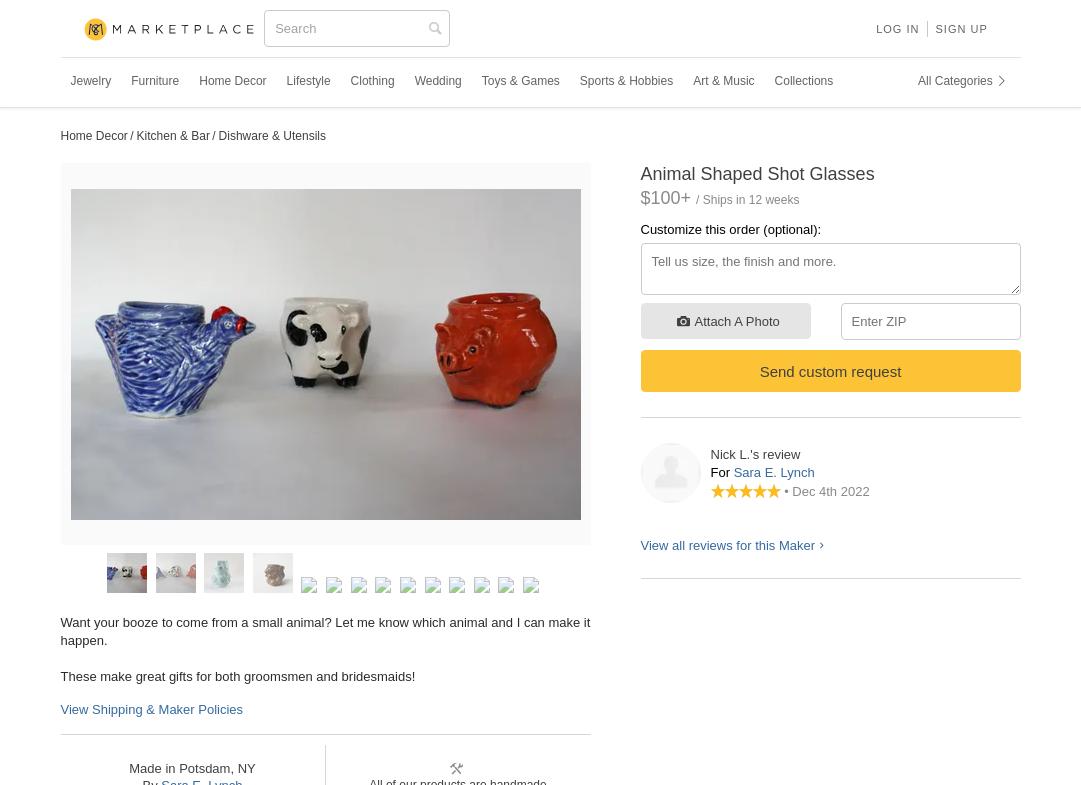  What do you see at coordinates (829, 370) in the screenshot?
I see `'Send custom request'` at bounding box center [829, 370].